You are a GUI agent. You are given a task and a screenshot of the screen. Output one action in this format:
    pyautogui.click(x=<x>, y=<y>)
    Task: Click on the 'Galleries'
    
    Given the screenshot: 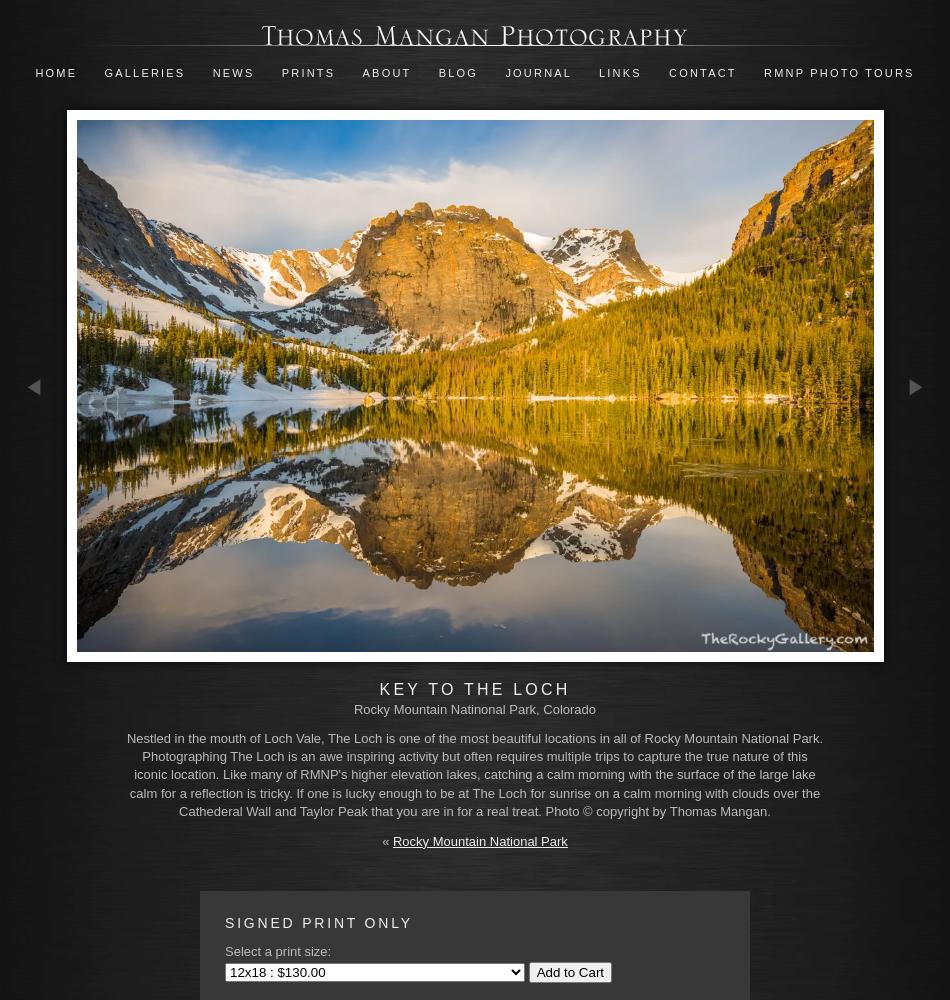 What is the action you would take?
    pyautogui.click(x=144, y=72)
    